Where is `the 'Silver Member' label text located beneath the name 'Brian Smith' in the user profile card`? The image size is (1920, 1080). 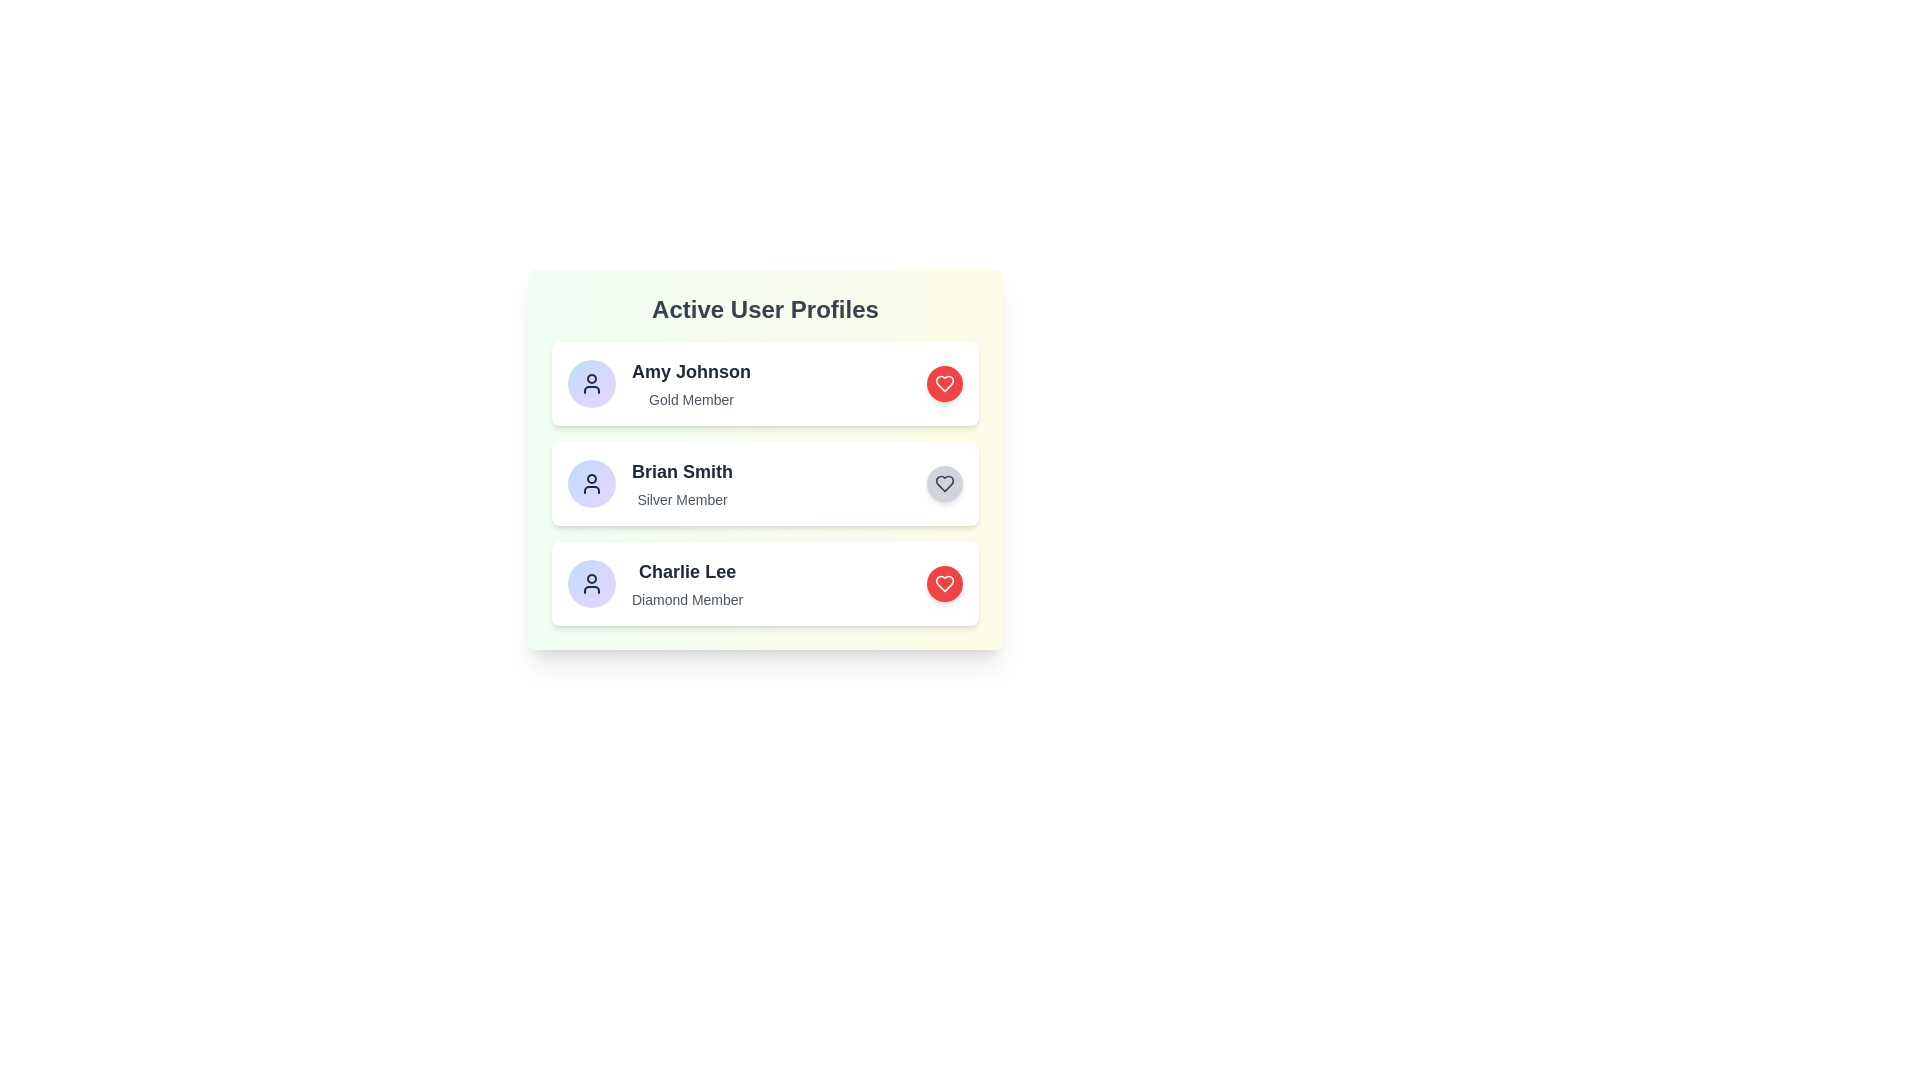
the 'Silver Member' label text located beneath the name 'Brian Smith' in the user profile card is located at coordinates (682, 499).